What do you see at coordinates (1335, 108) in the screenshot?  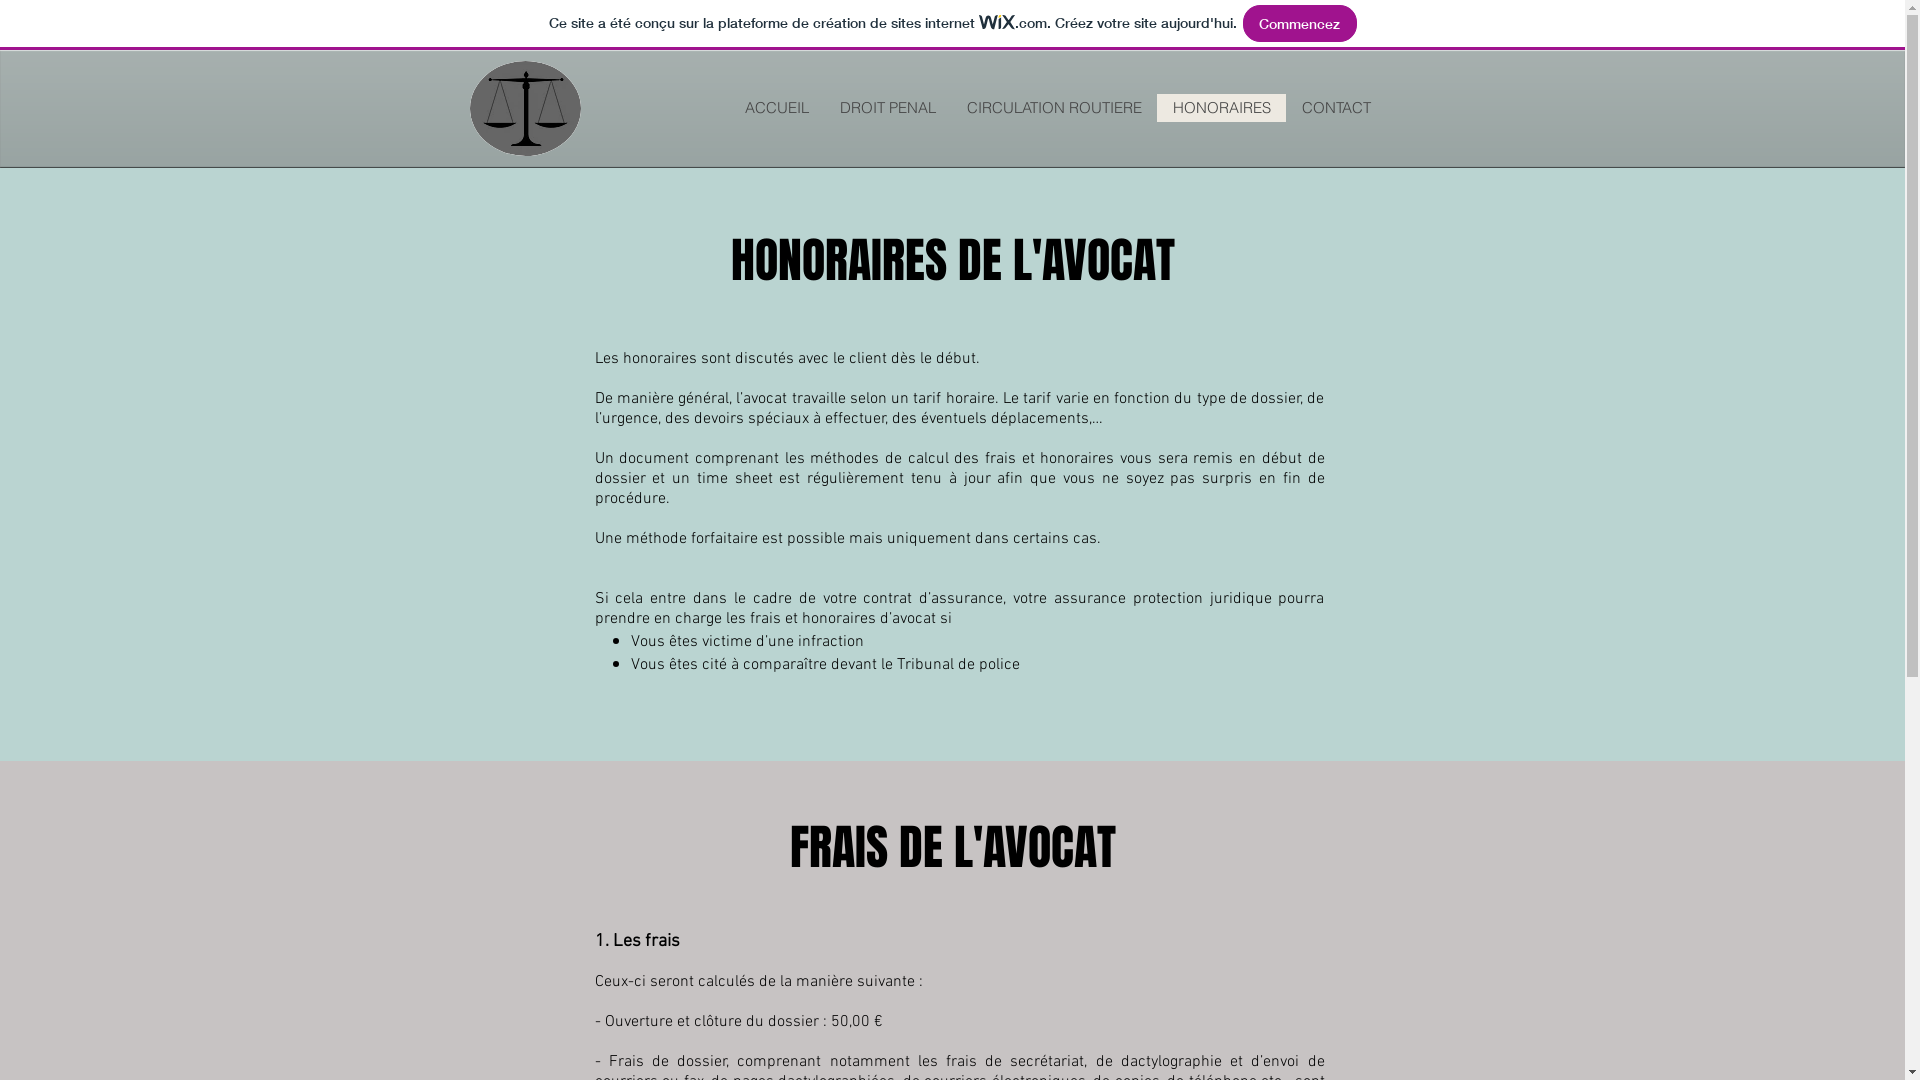 I see `'CONTACT'` at bounding box center [1335, 108].